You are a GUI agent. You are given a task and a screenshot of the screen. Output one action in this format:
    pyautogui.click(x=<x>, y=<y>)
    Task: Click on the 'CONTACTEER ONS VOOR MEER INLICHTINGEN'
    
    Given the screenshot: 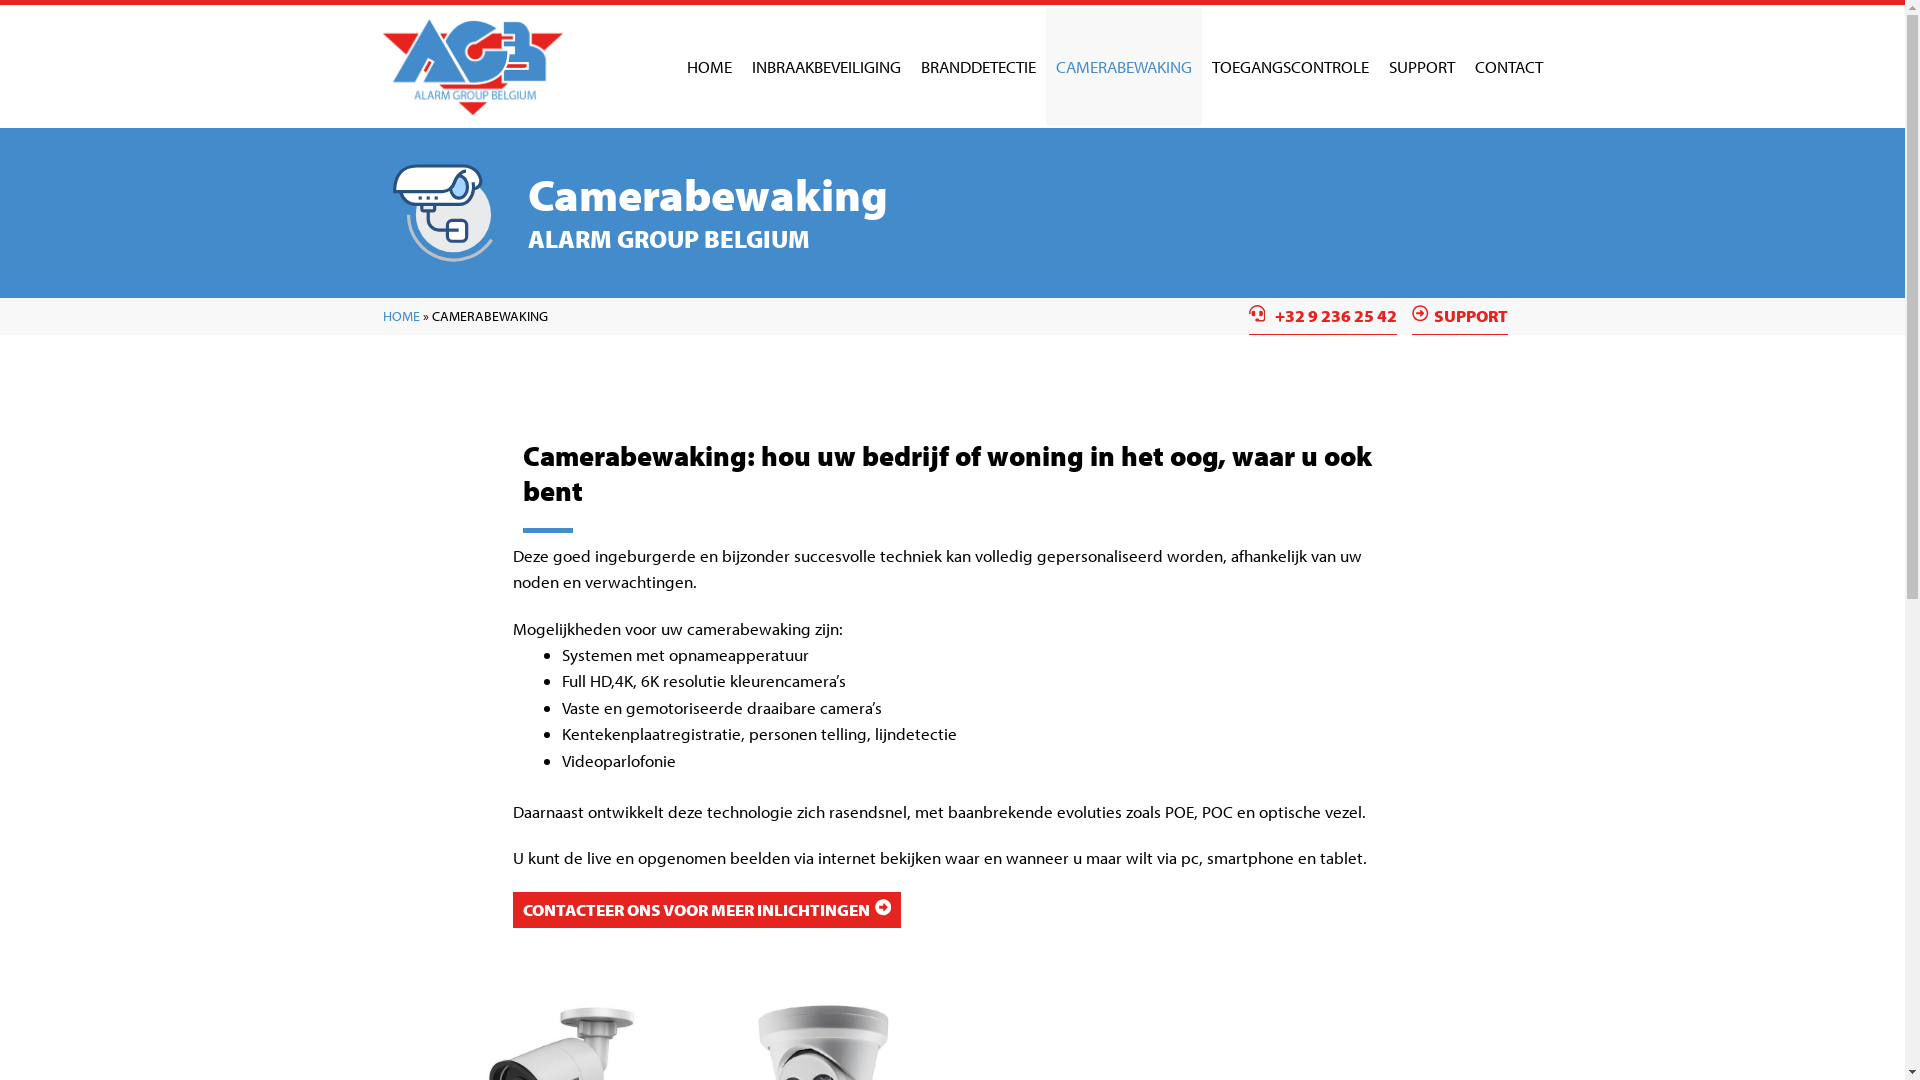 What is the action you would take?
    pyautogui.click(x=706, y=910)
    